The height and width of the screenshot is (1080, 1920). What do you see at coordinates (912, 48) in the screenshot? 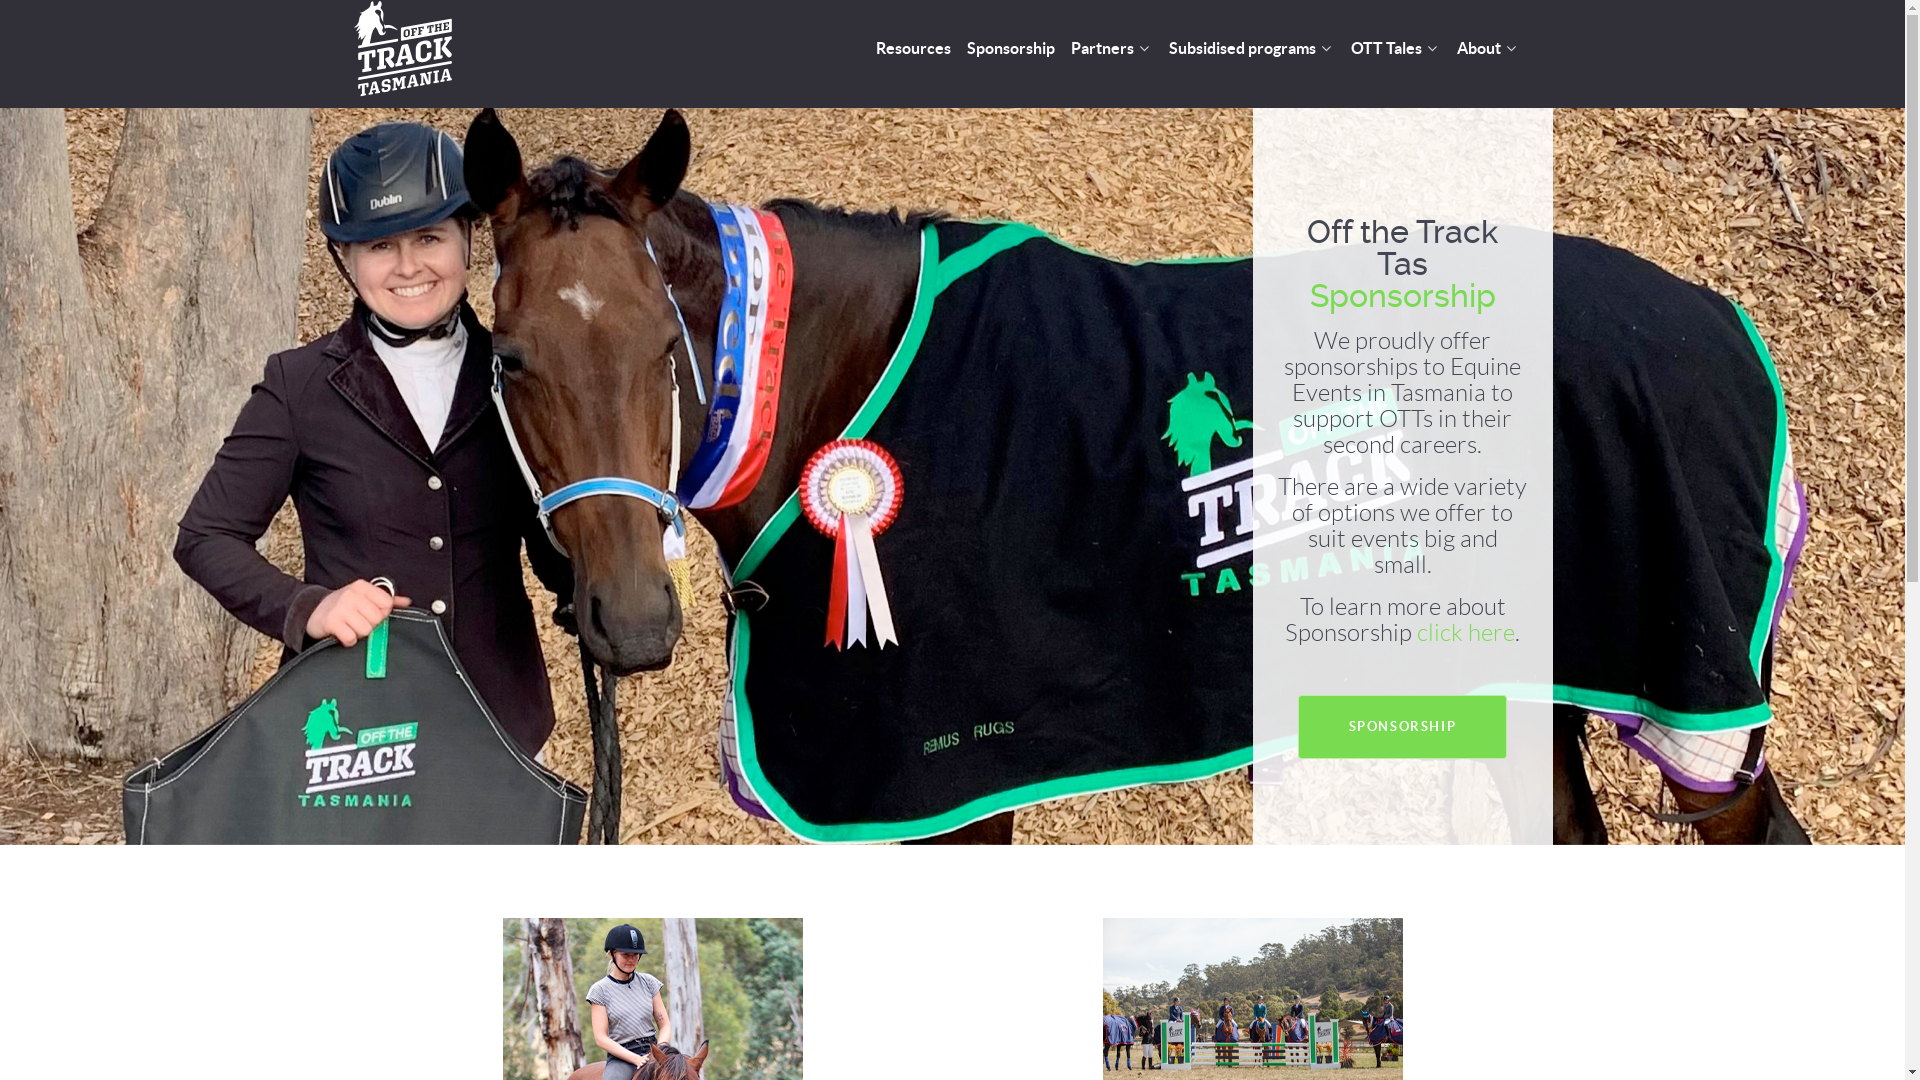
I see `'Resources'` at bounding box center [912, 48].